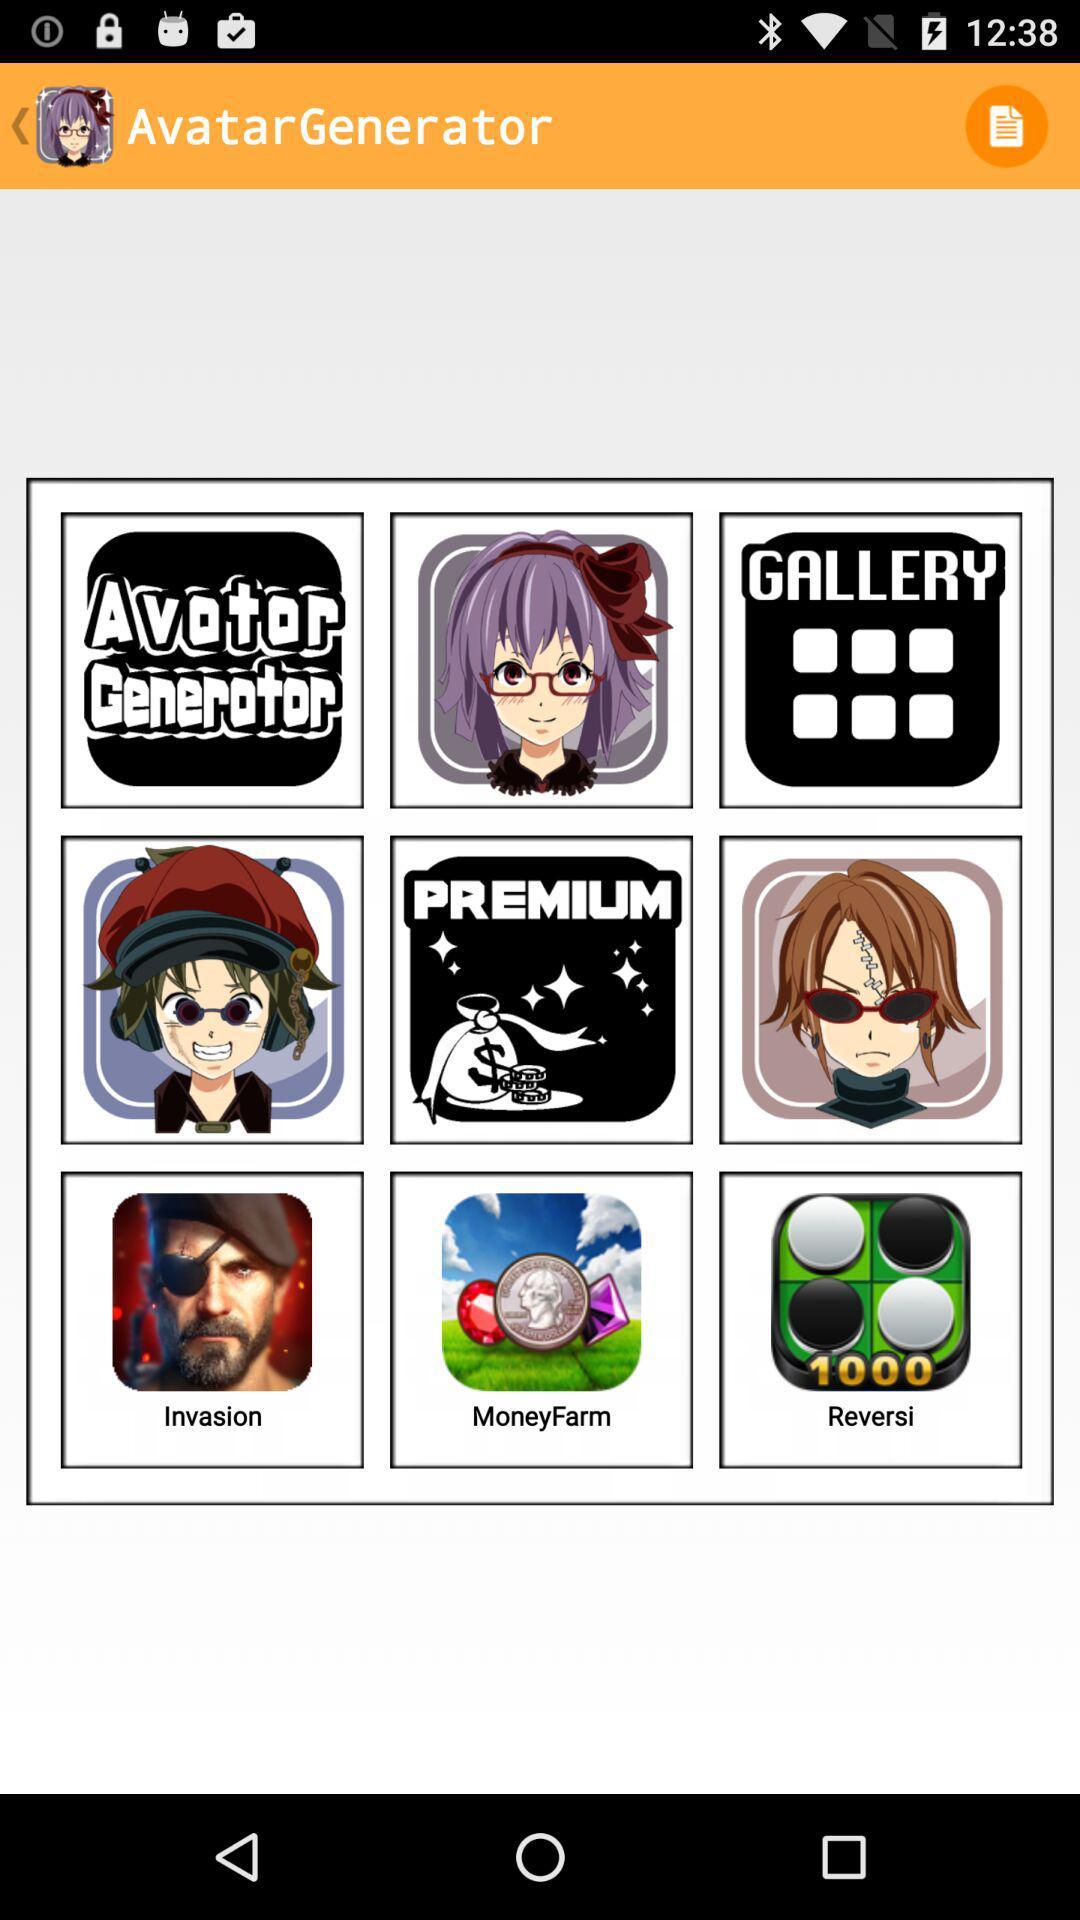 This screenshot has height=1920, width=1080. What do you see at coordinates (1006, 124) in the screenshot?
I see `the icon which is just below the time` at bounding box center [1006, 124].